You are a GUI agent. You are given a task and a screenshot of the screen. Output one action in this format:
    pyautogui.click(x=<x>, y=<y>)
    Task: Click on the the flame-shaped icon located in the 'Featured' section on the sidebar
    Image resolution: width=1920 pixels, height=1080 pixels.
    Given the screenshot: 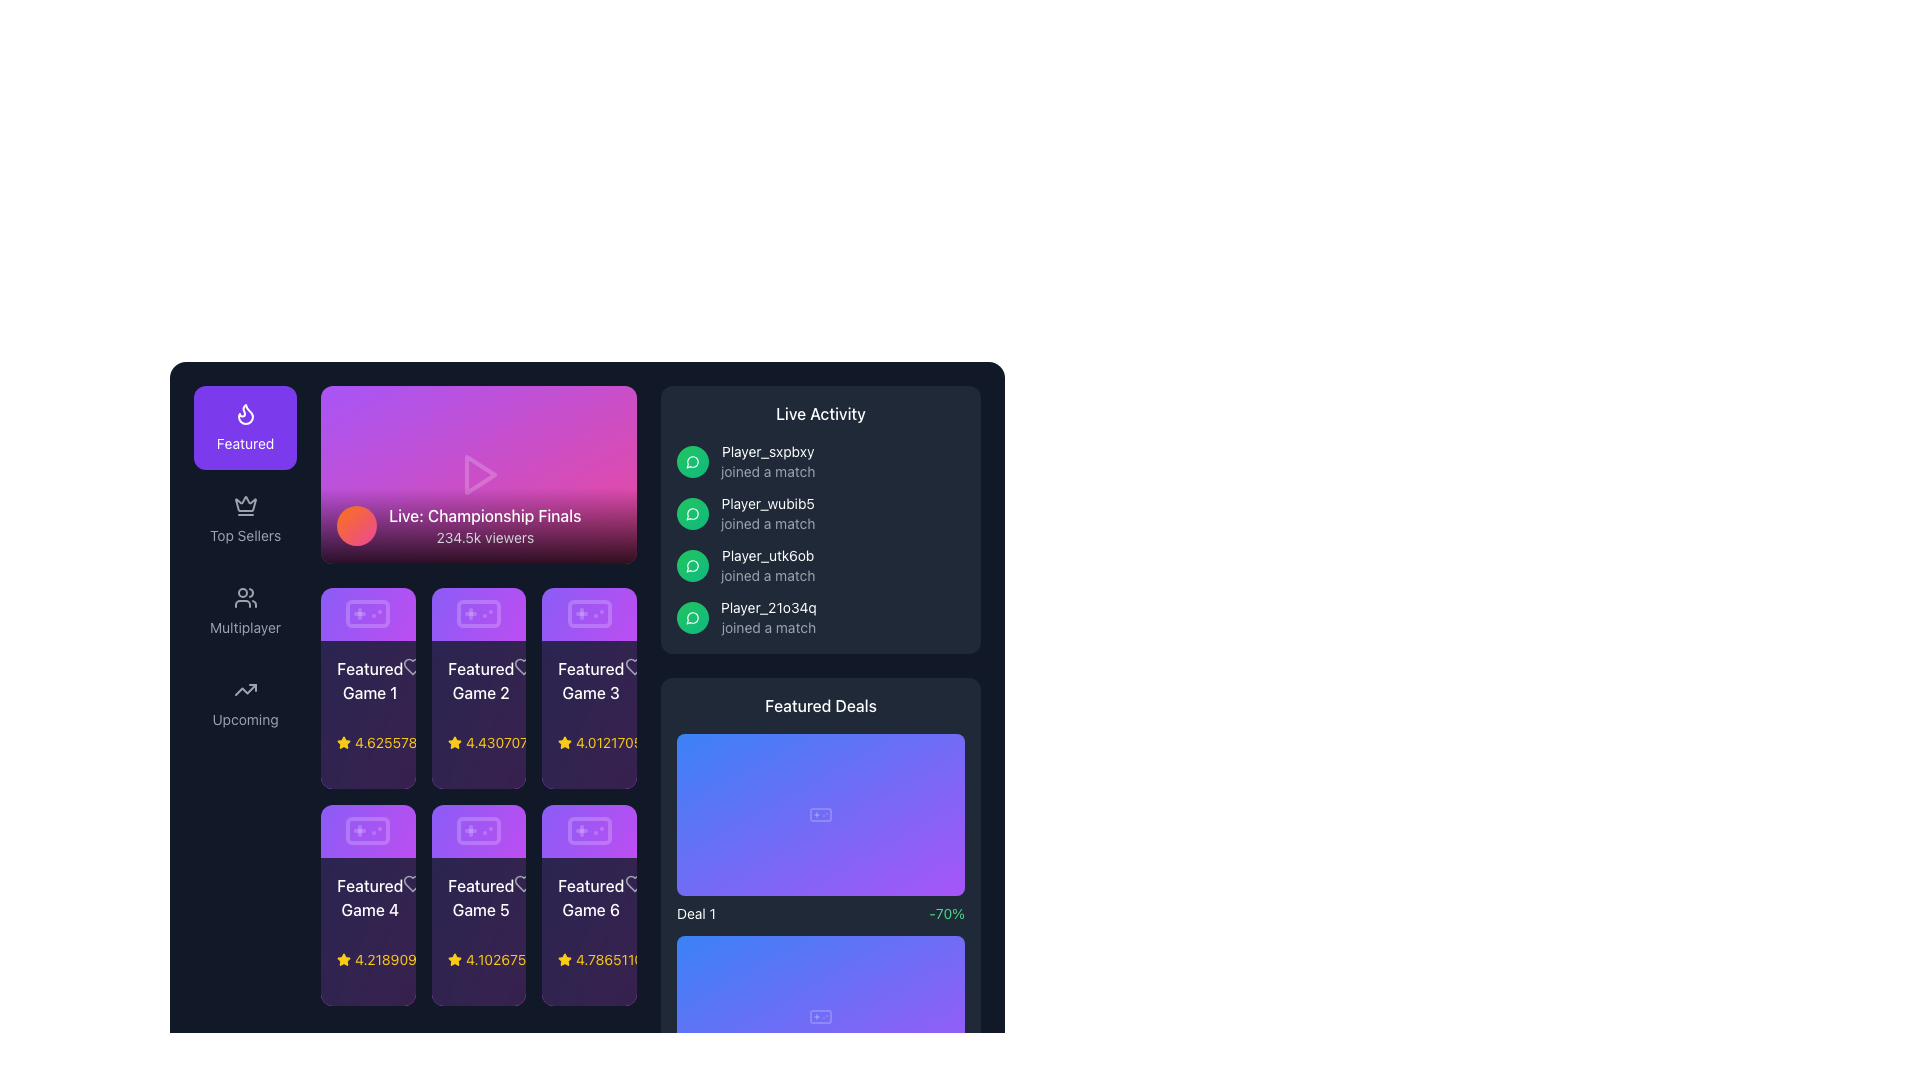 What is the action you would take?
    pyautogui.click(x=244, y=413)
    